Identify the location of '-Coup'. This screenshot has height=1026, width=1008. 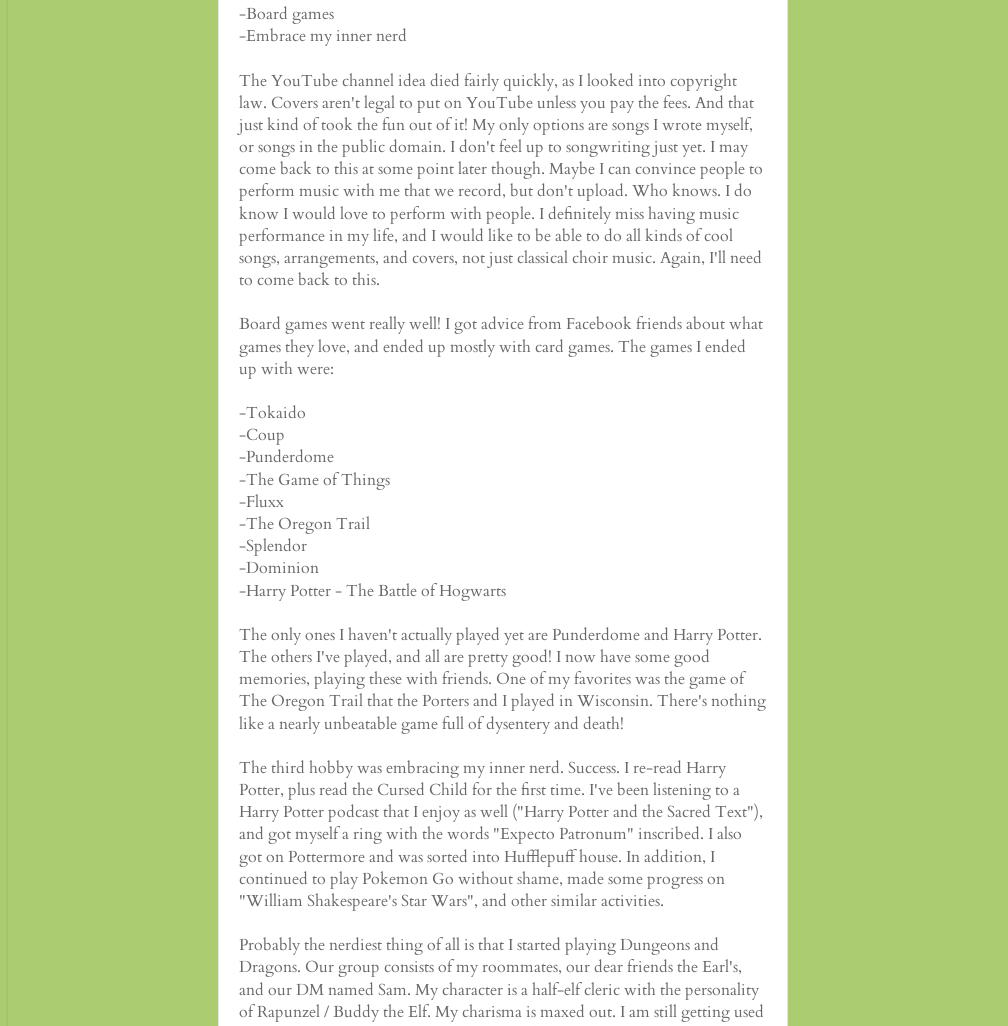
(261, 435).